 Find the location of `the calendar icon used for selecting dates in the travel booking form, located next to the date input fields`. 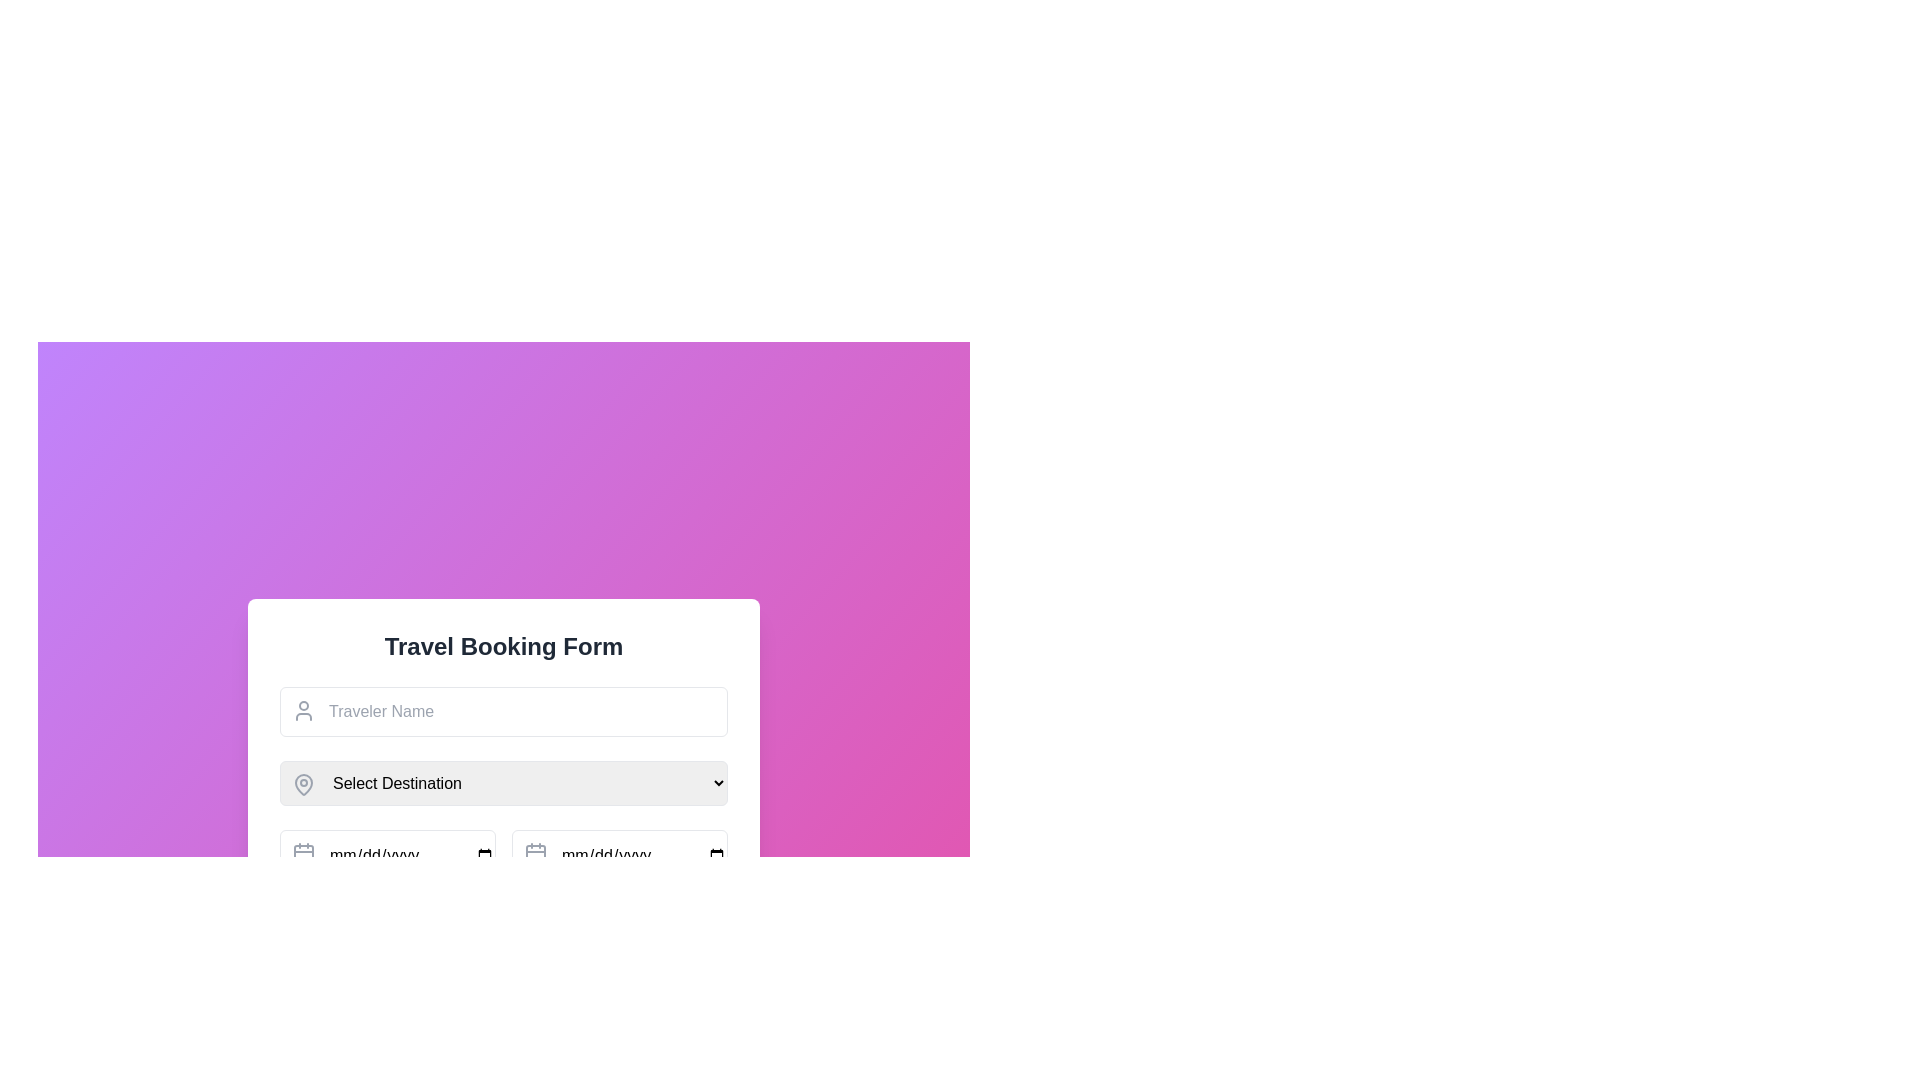

the calendar icon used for selecting dates in the travel booking form, located next to the date input fields is located at coordinates (536, 855).